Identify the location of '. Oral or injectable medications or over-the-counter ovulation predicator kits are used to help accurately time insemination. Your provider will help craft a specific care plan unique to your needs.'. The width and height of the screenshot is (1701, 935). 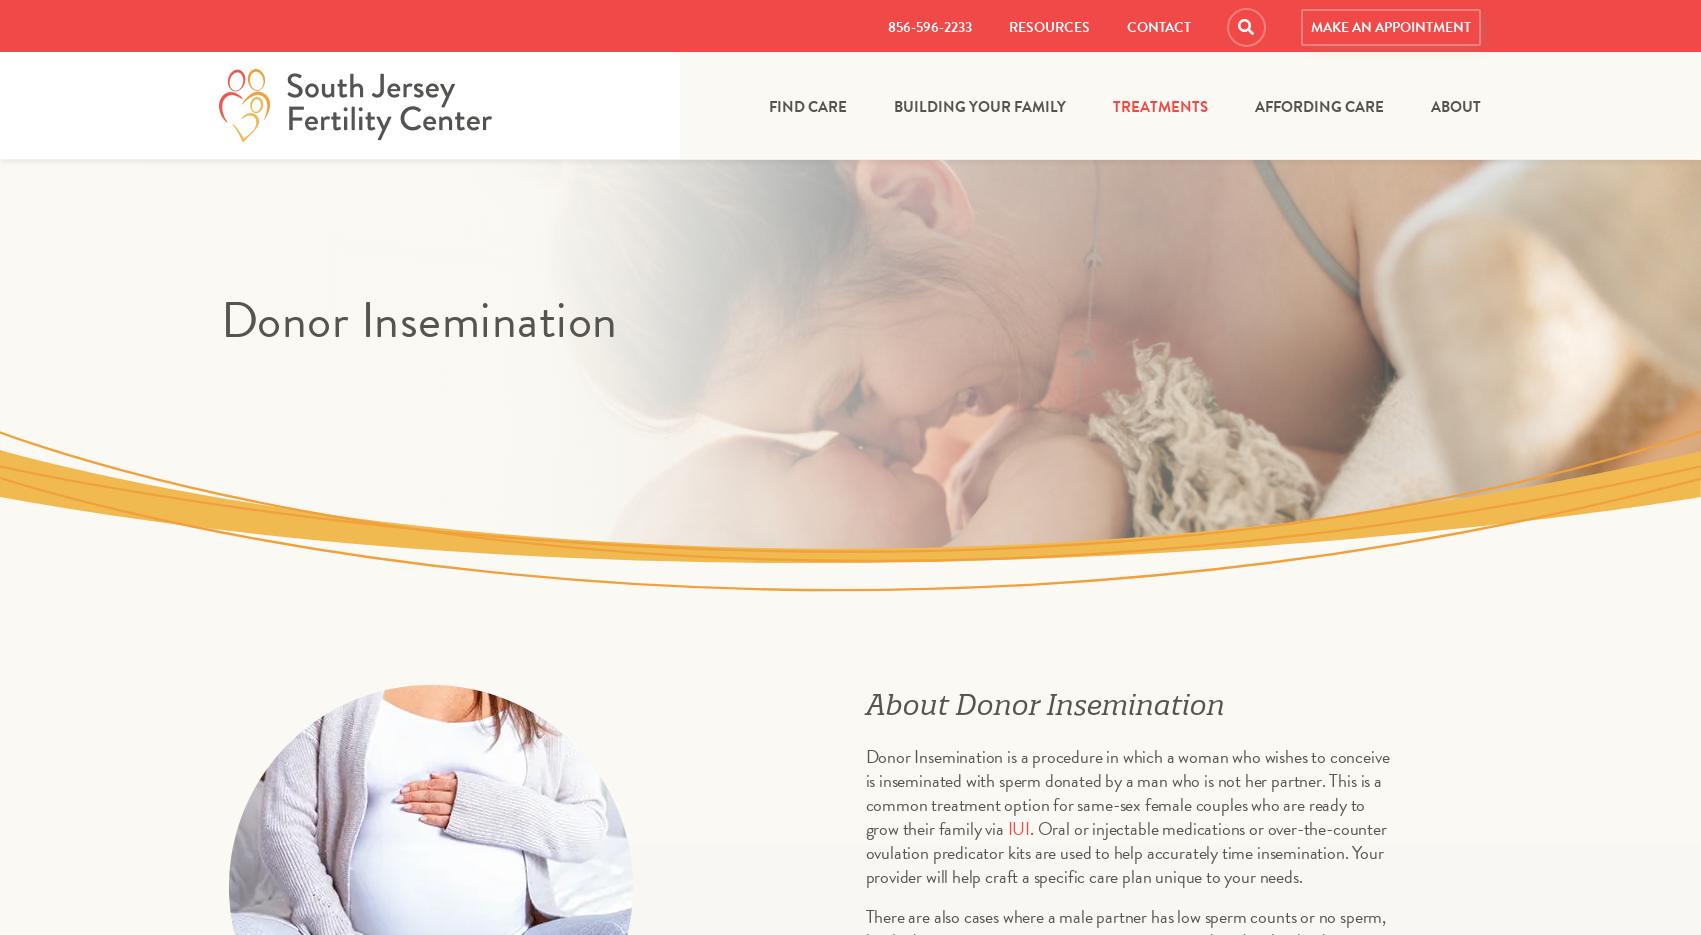
(1124, 850).